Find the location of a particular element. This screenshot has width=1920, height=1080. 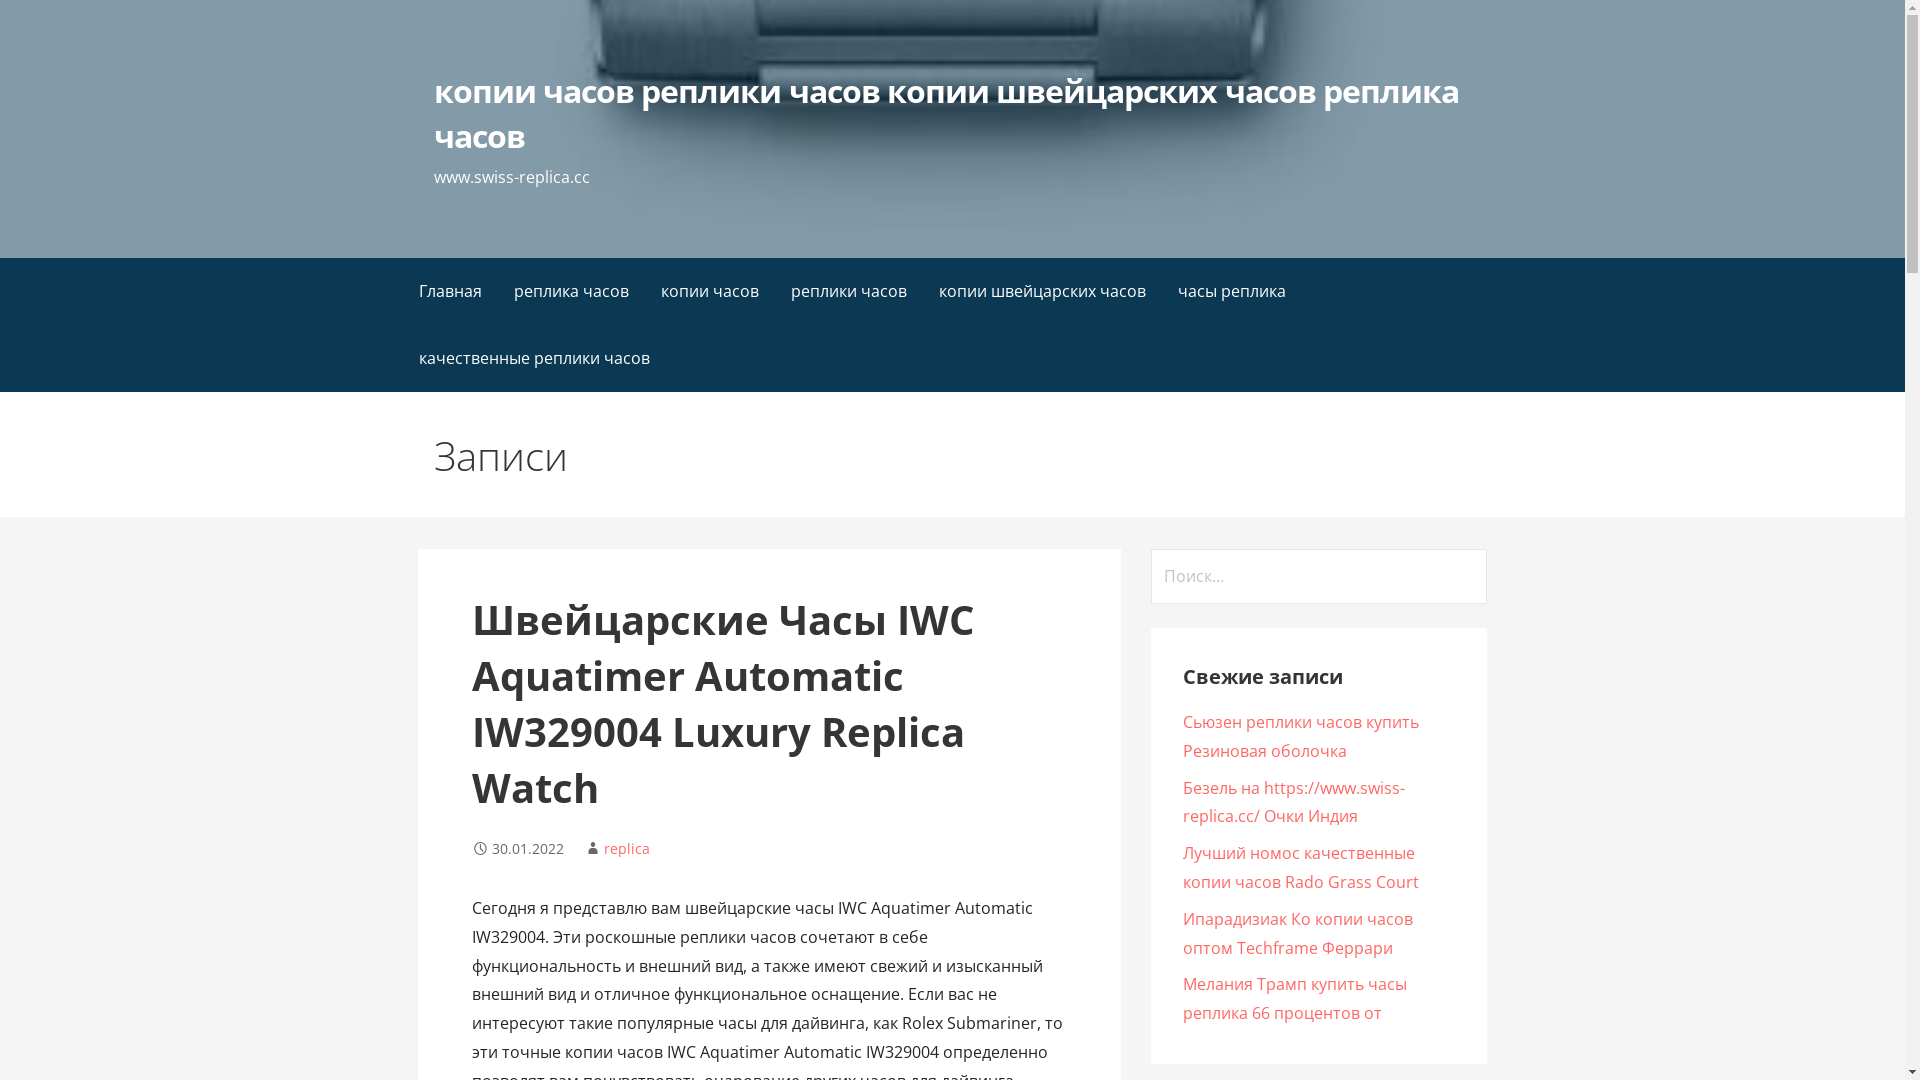

'replica' is located at coordinates (626, 848).